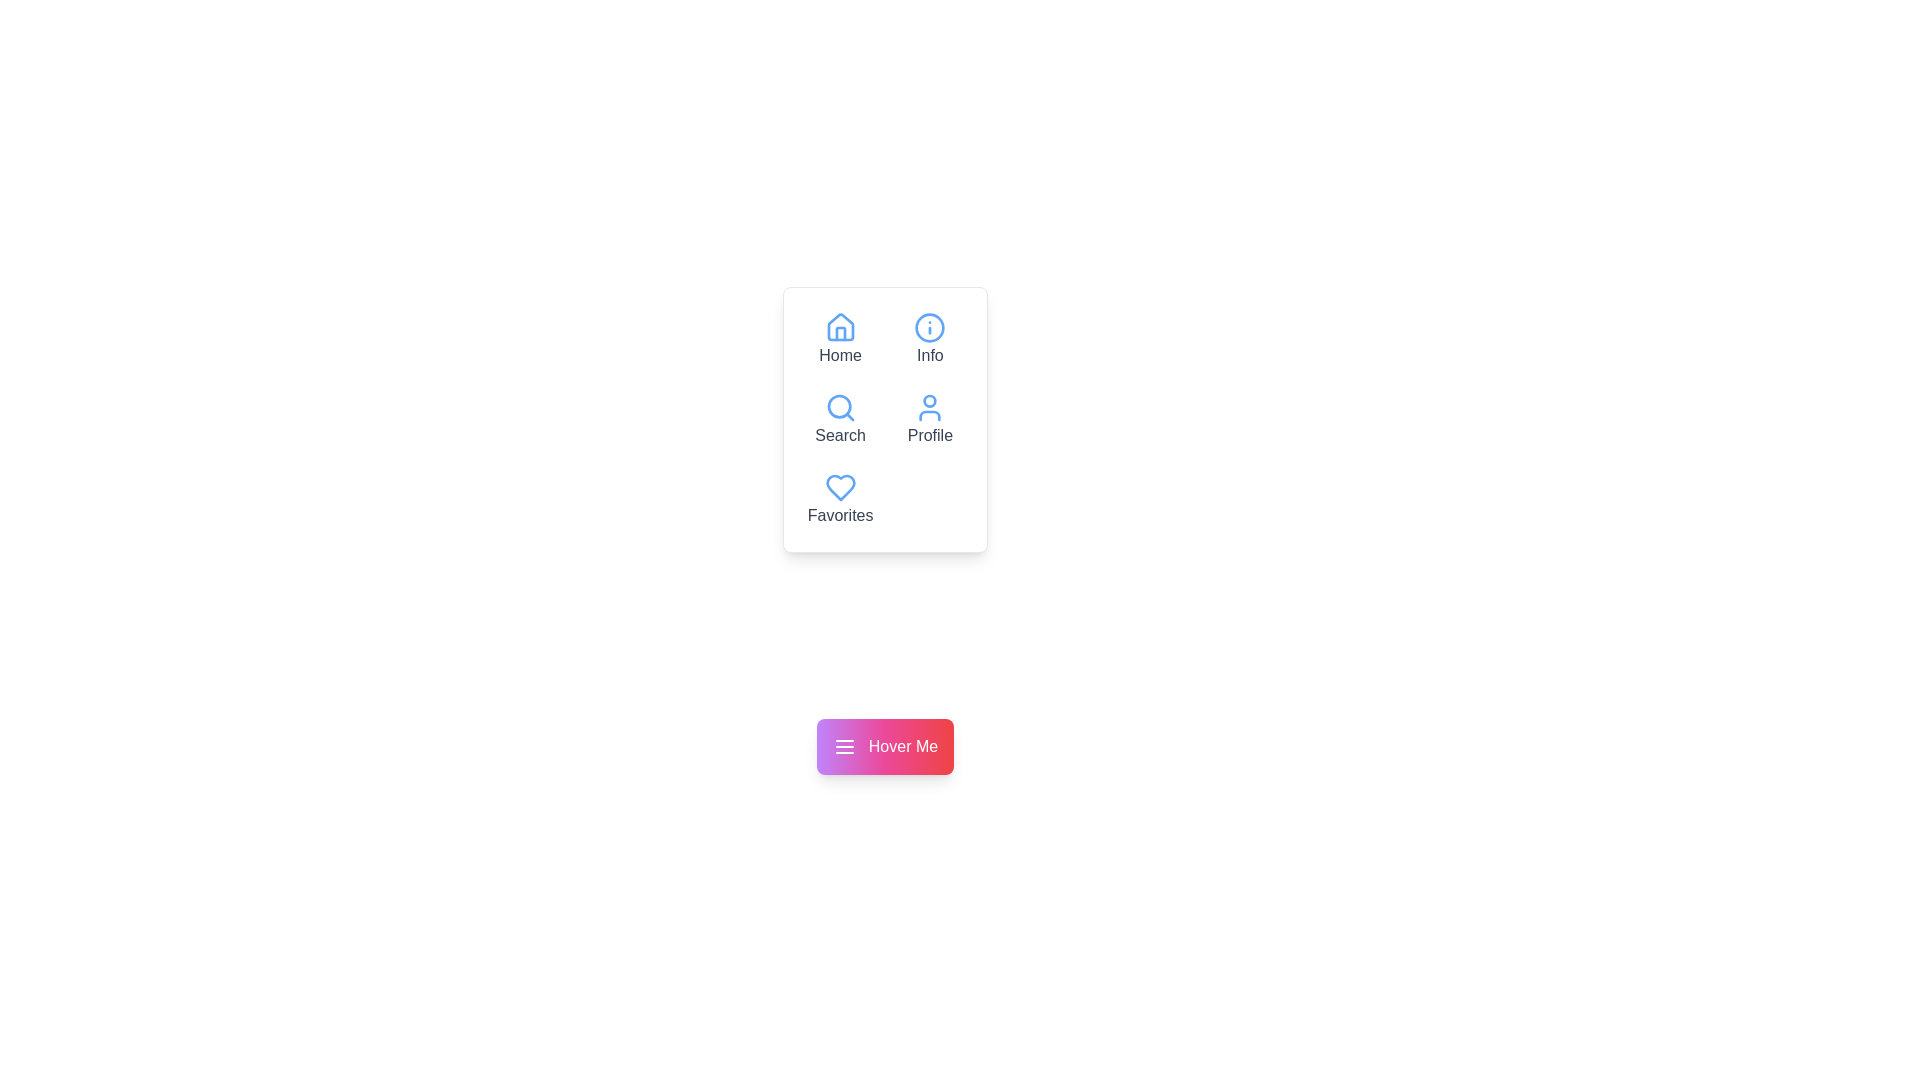  I want to click on the user profile icon, which is the fourth item in the vertical list of icons, so click(929, 407).